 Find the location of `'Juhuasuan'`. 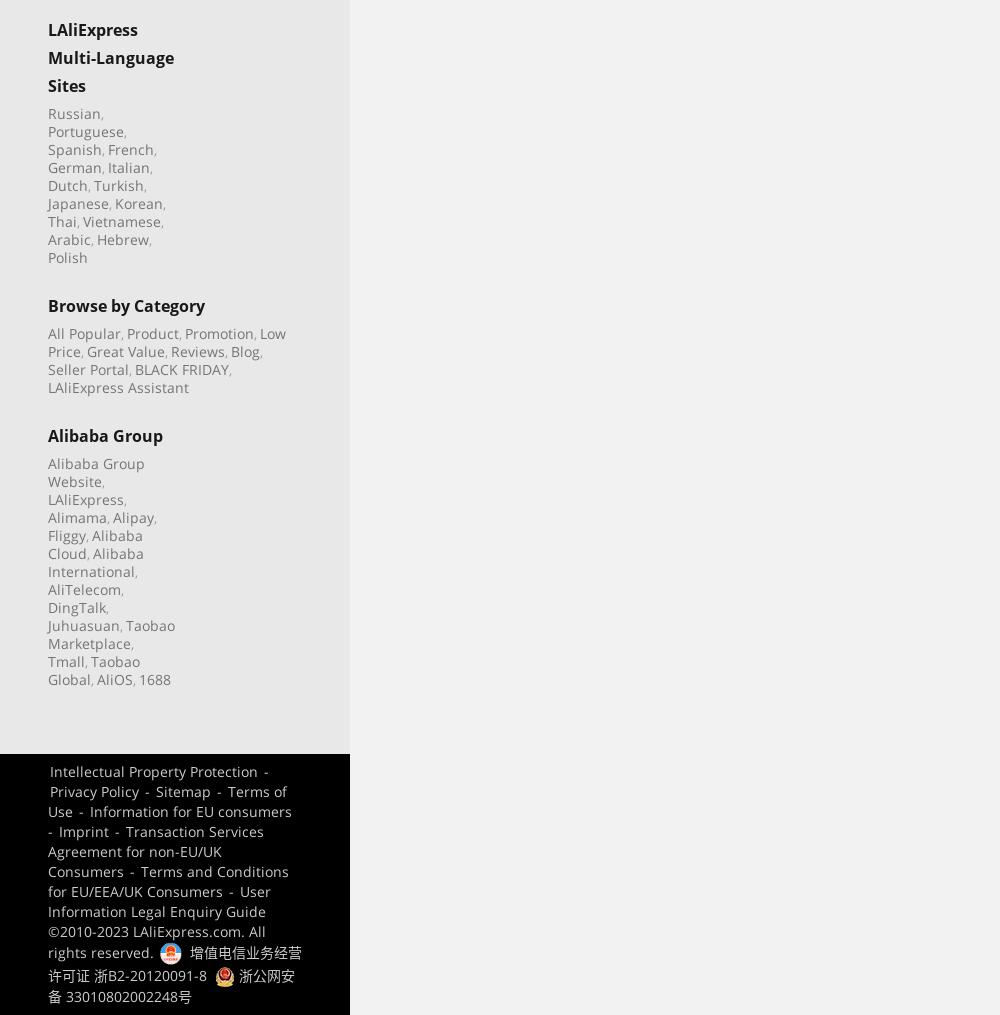

'Juhuasuan' is located at coordinates (83, 623).